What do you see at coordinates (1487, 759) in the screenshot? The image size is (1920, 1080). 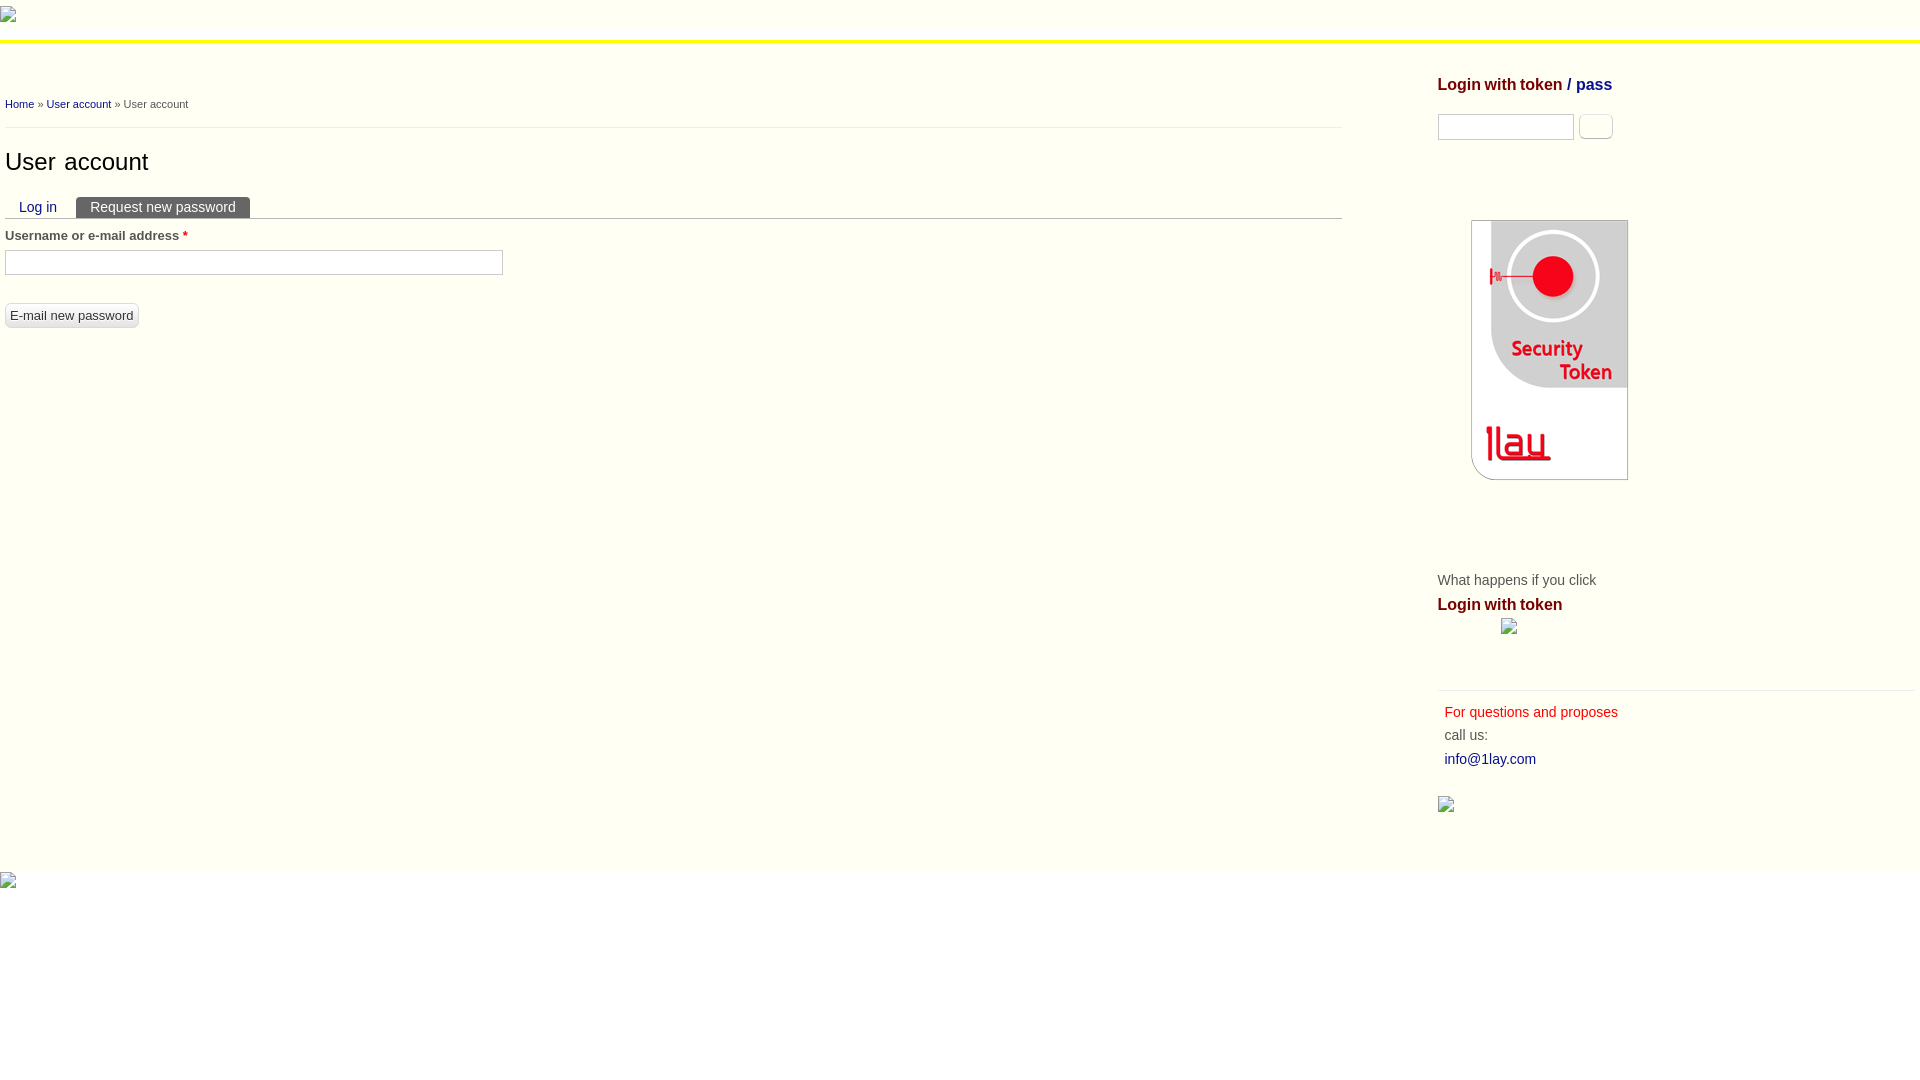 I see `'info@1lay.com'` at bounding box center [1487, 759].